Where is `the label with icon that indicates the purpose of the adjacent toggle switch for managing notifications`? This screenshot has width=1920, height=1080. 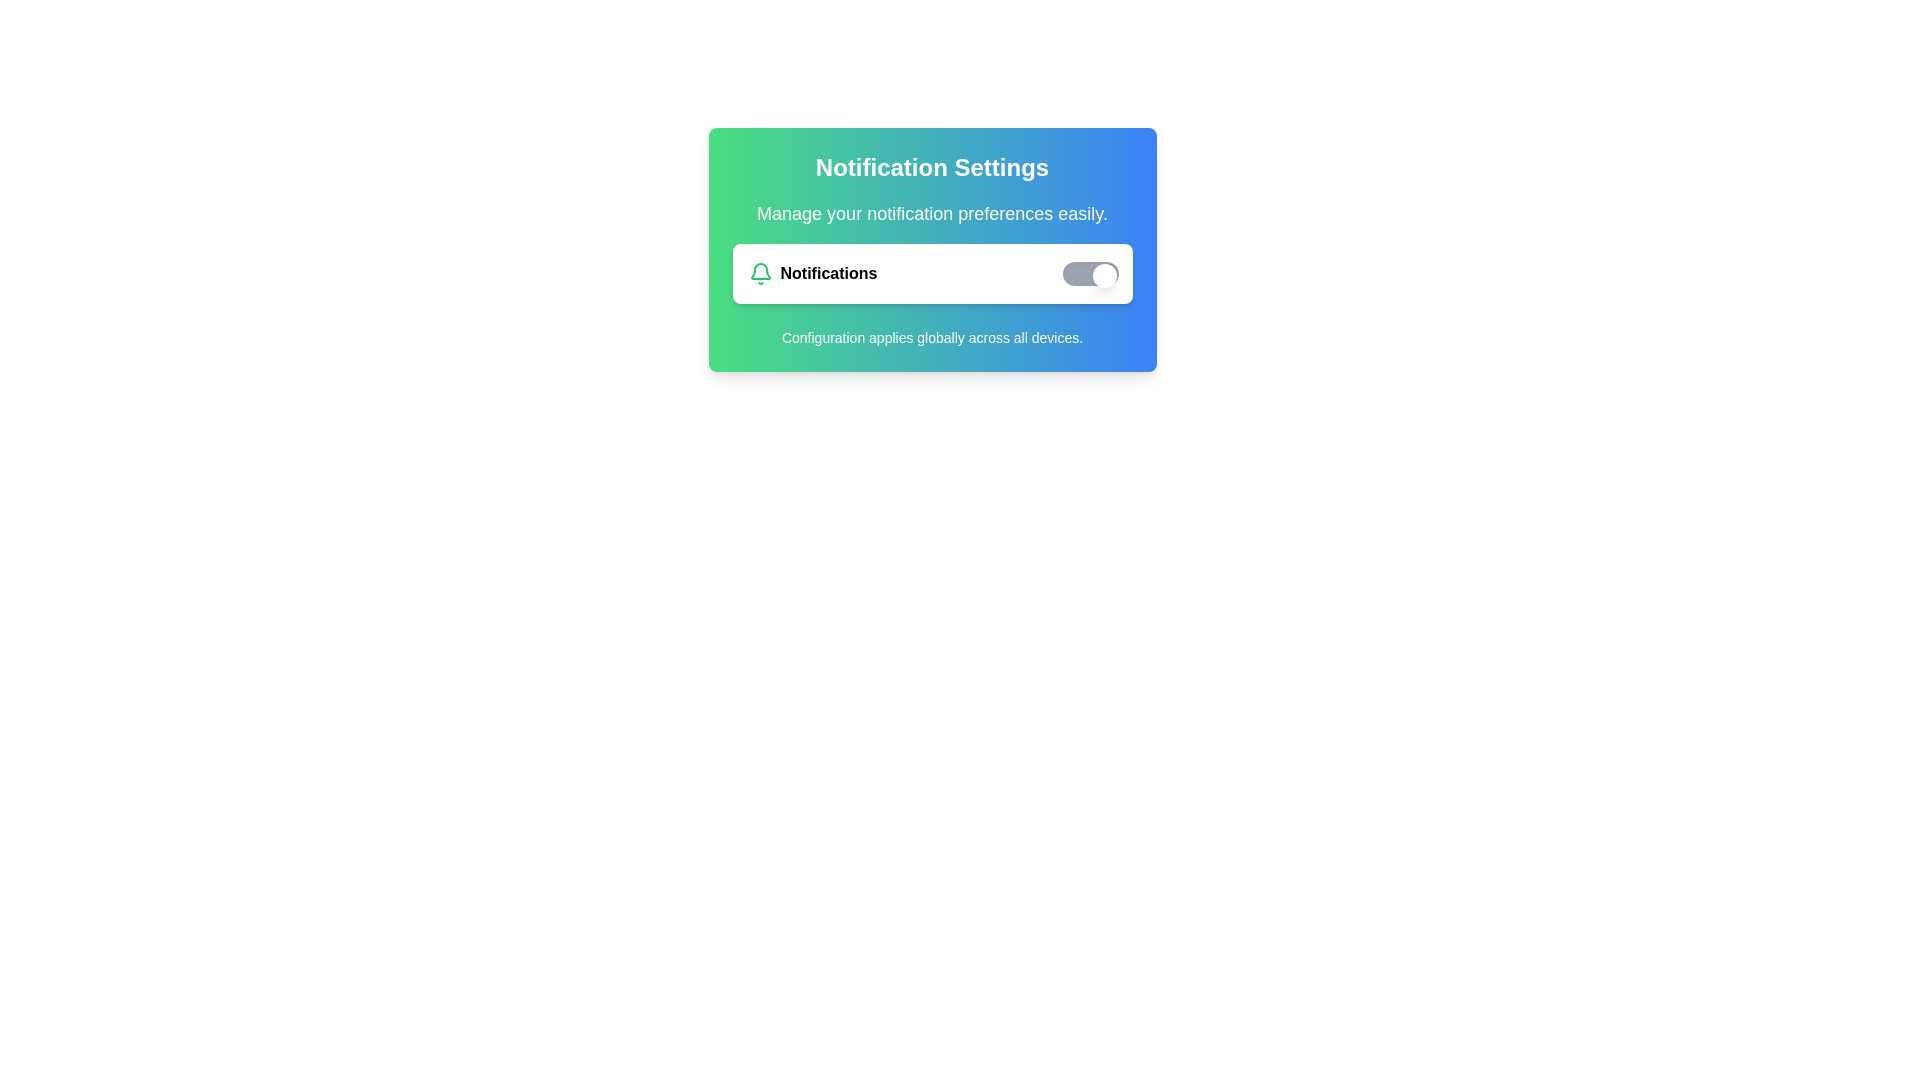 the label with icon that indicates the purpose of the adjacent toggle switch for managing notifications is located at coordinates (812, 273).